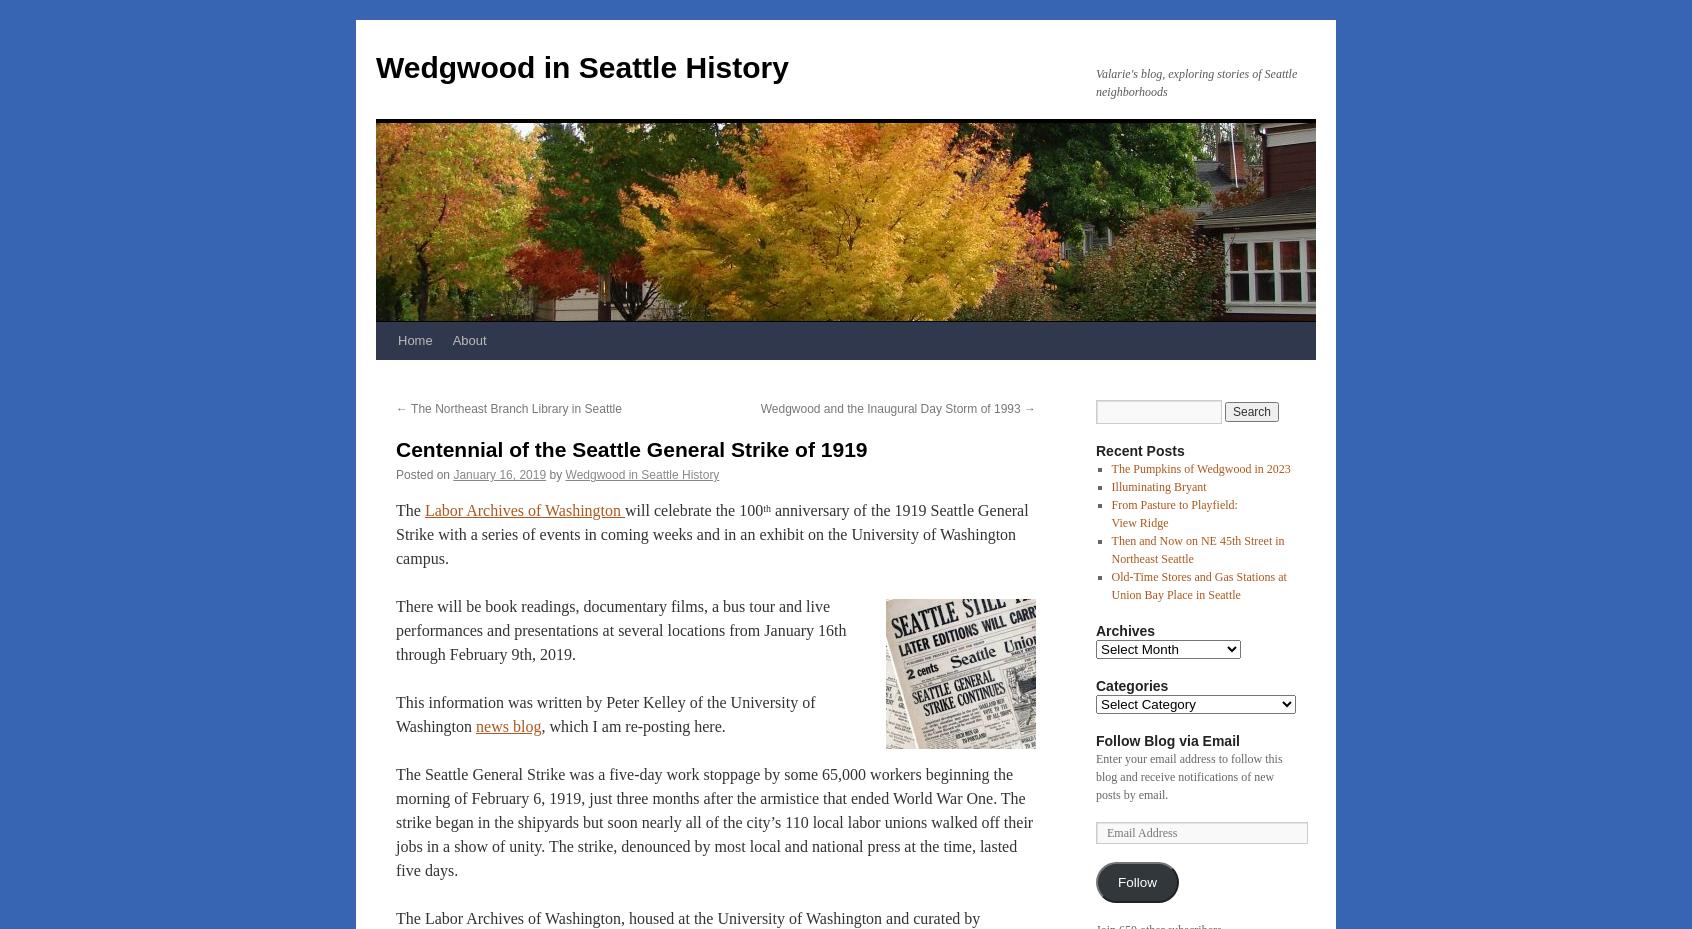  Describe the element at coordinates (1139, 450) in the screenshot. I see `'Recent Posts'` at that location.